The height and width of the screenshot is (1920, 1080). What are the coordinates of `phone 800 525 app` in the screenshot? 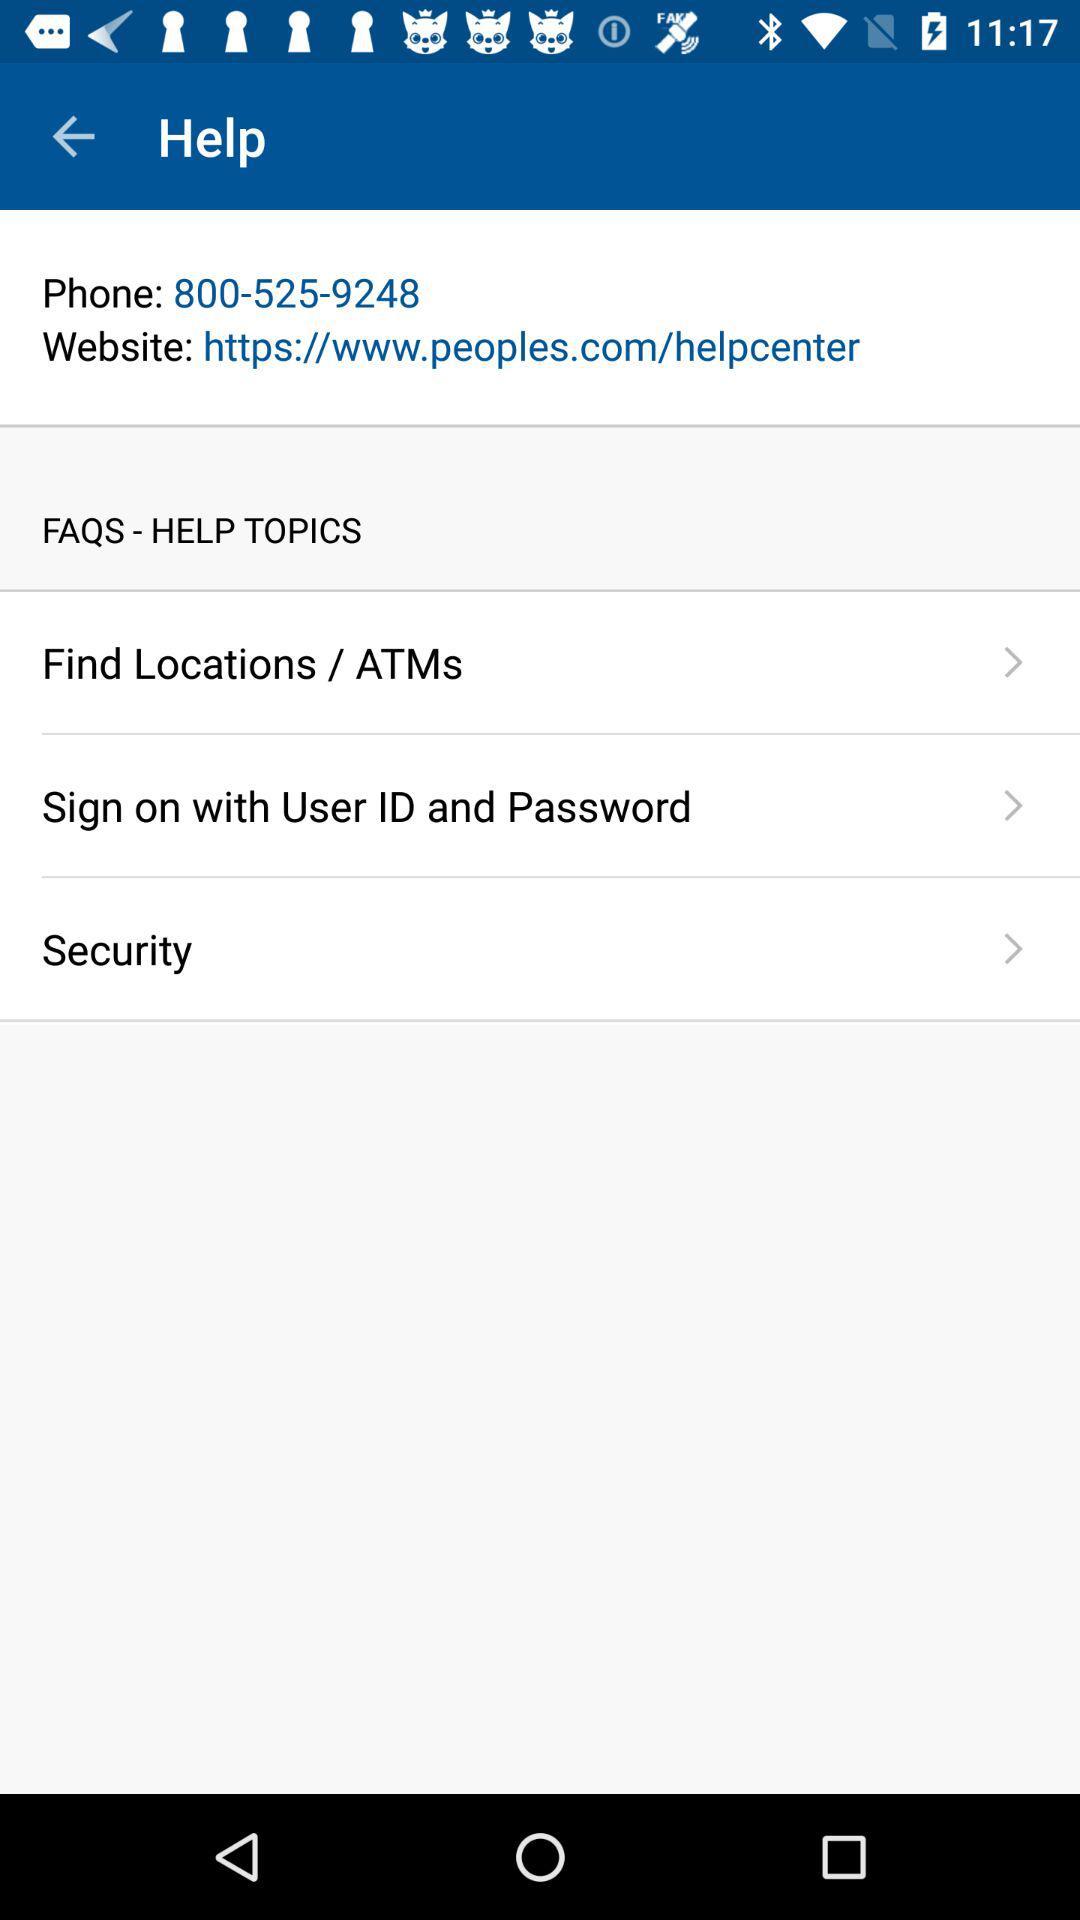 It's located at (540, 291).